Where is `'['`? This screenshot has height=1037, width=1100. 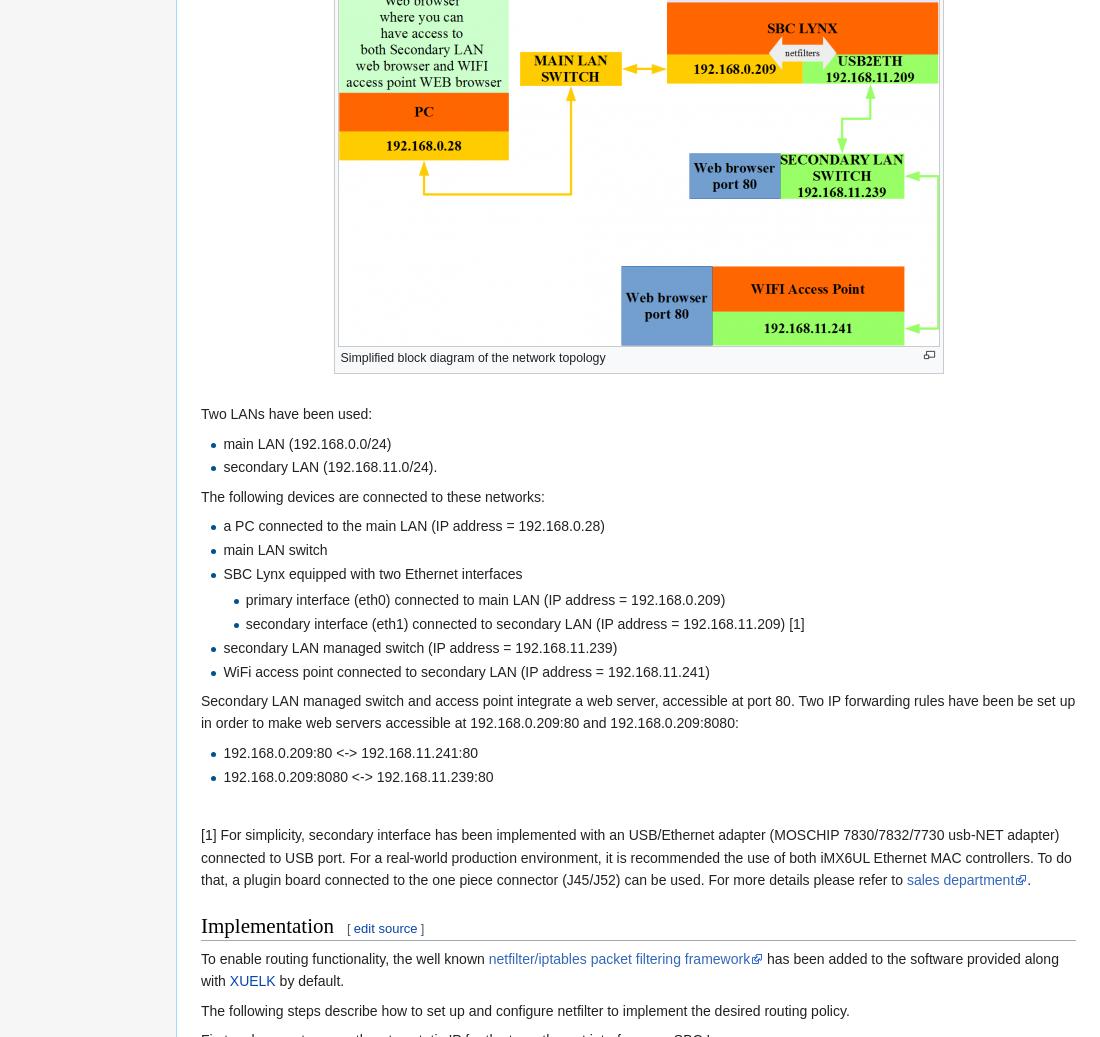 '[' is located at coordinates (345, 927).